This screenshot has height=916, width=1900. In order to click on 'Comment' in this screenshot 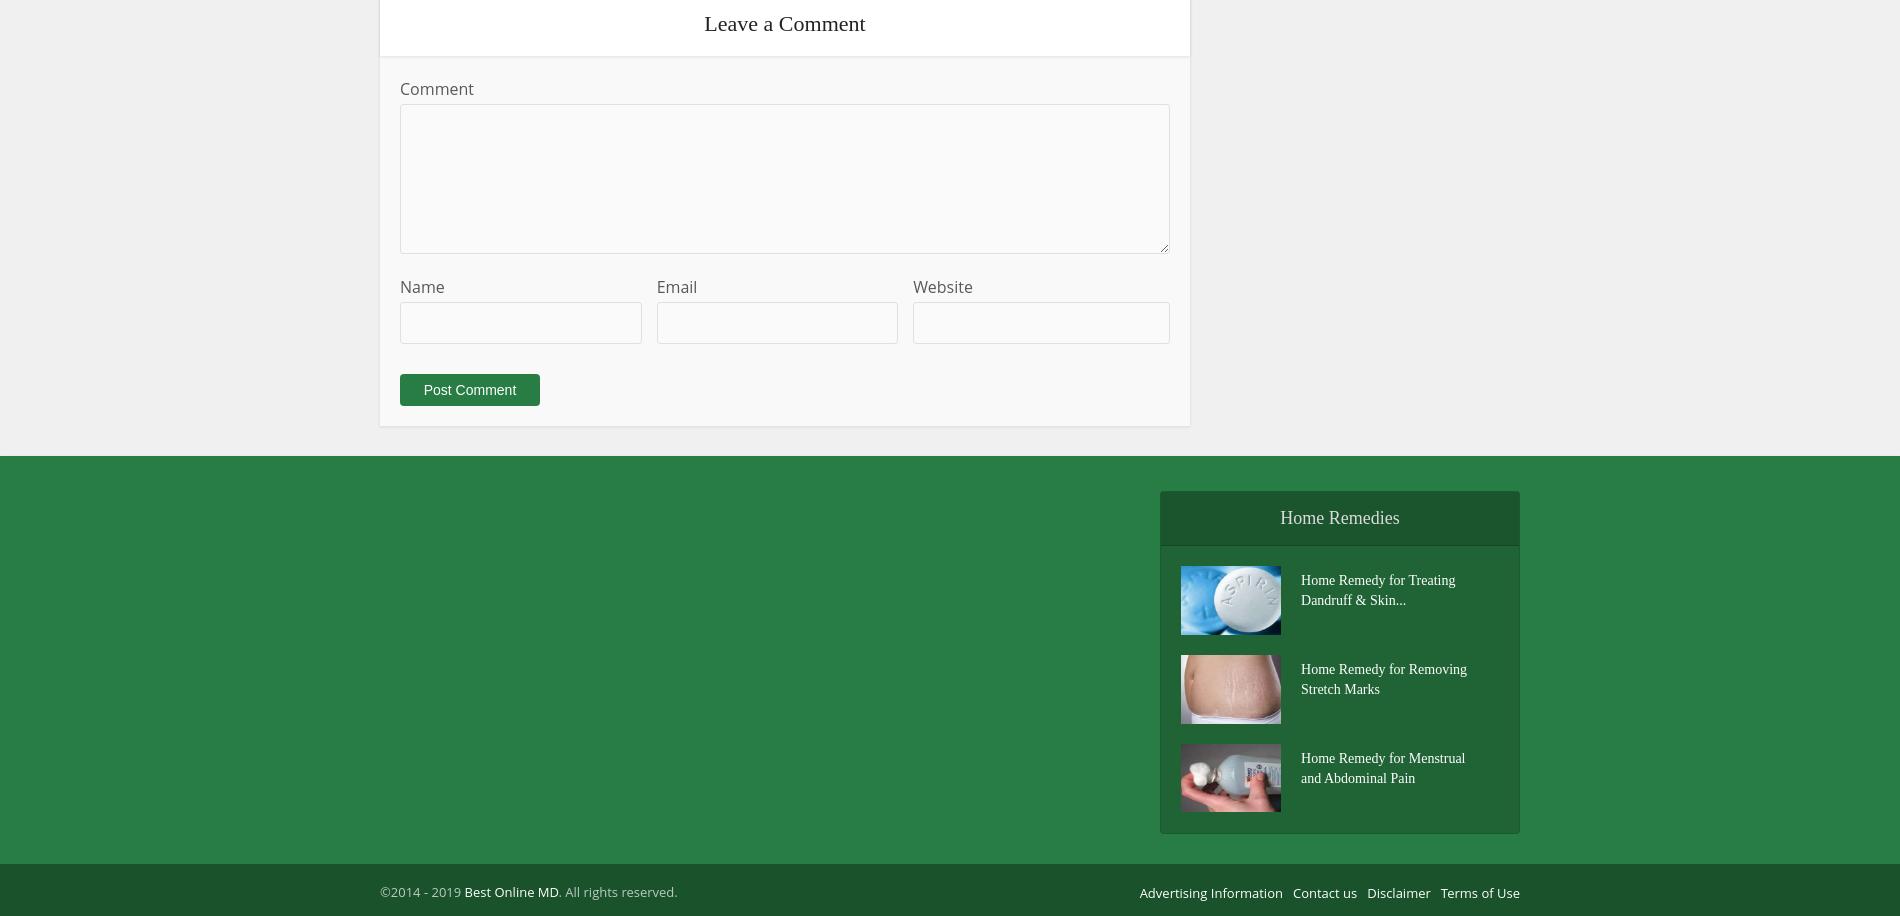, I will do `click(398, 87)`.